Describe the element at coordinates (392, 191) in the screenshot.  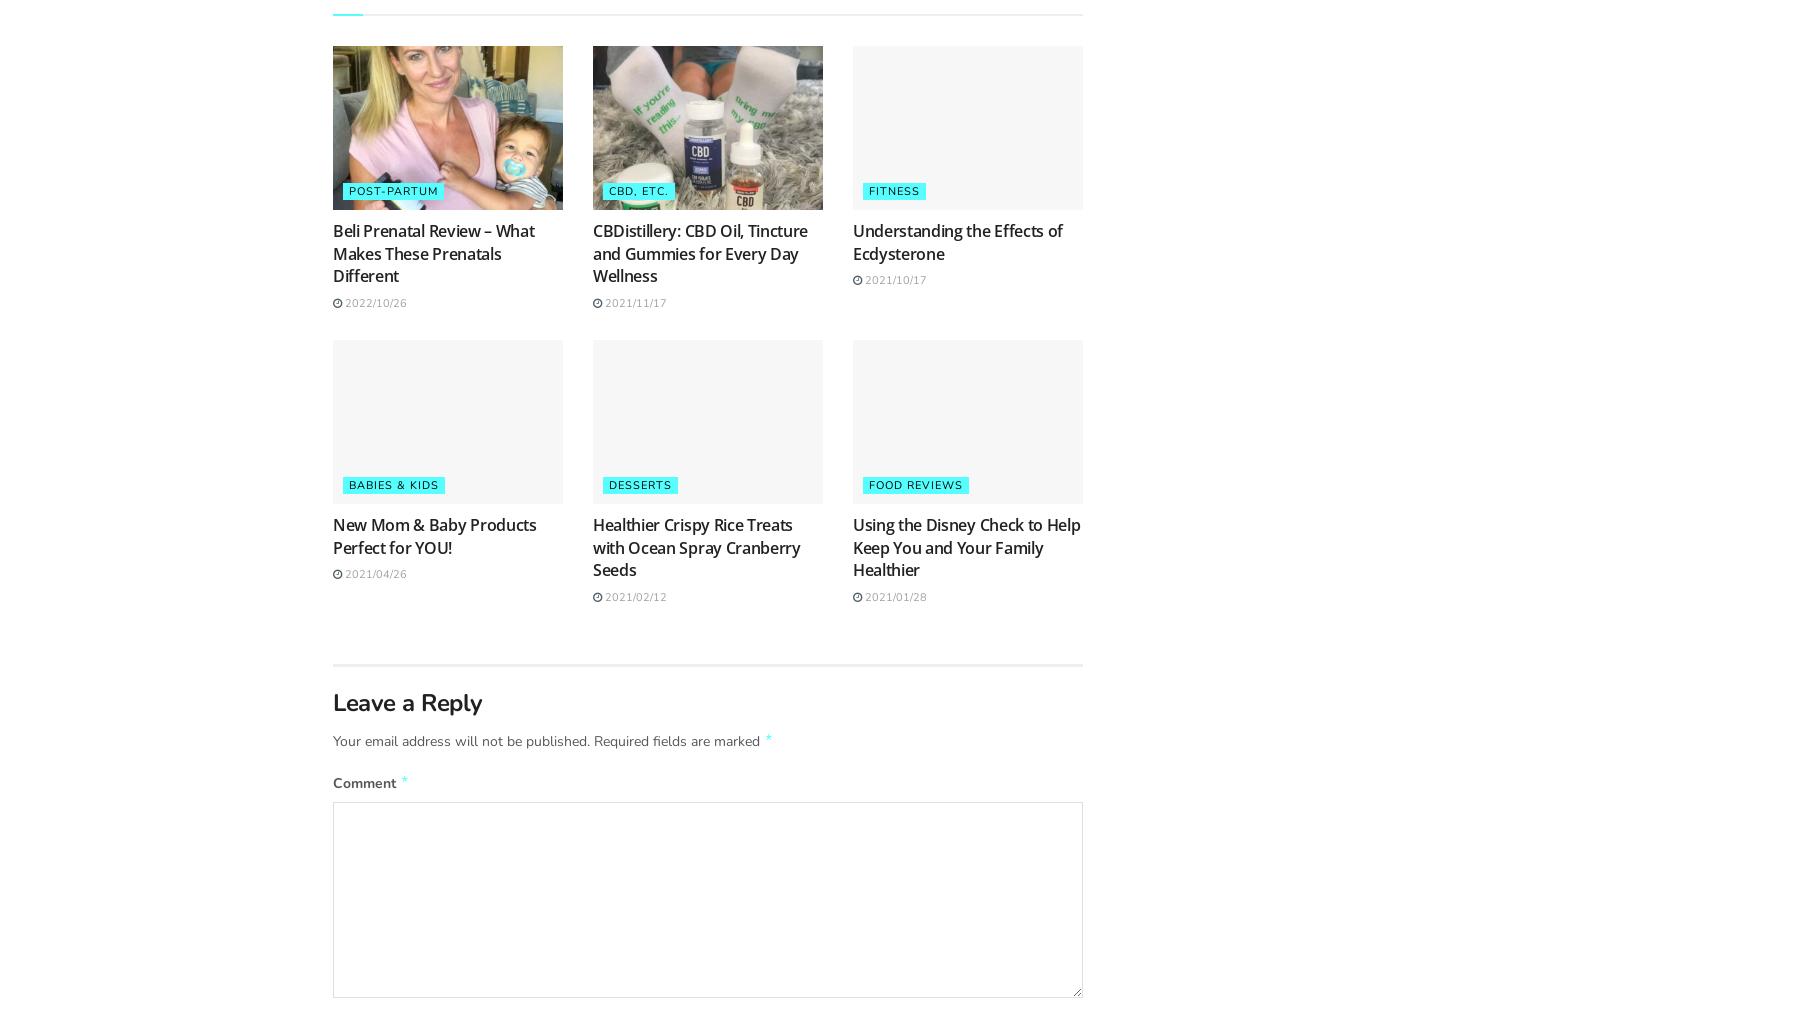
I see `'Post-Partum'` at that location.